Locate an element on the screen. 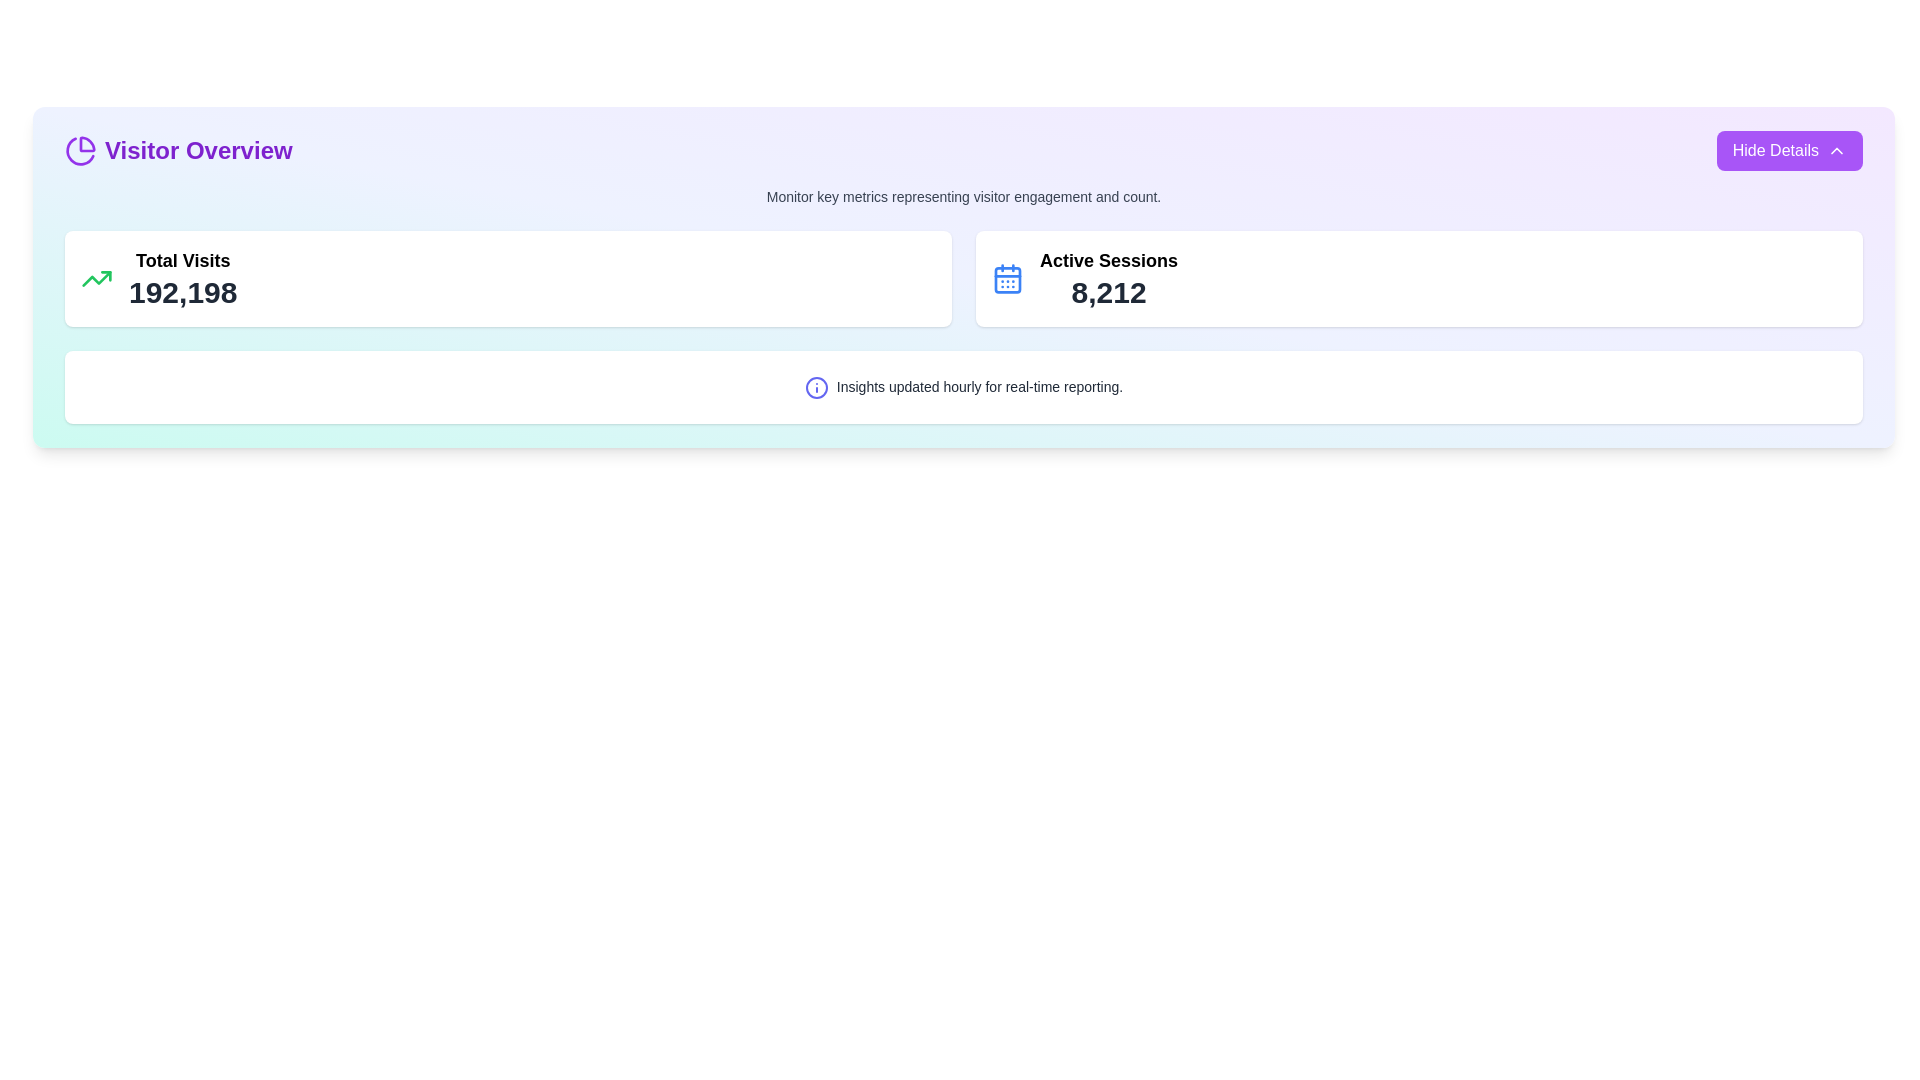 This screenshot has width=1920, height=1080. the text label that provides information about the frequency of data updates, located at the center of a white background section at the bottom of the dashboard panel is located at coordinates (979, 386).